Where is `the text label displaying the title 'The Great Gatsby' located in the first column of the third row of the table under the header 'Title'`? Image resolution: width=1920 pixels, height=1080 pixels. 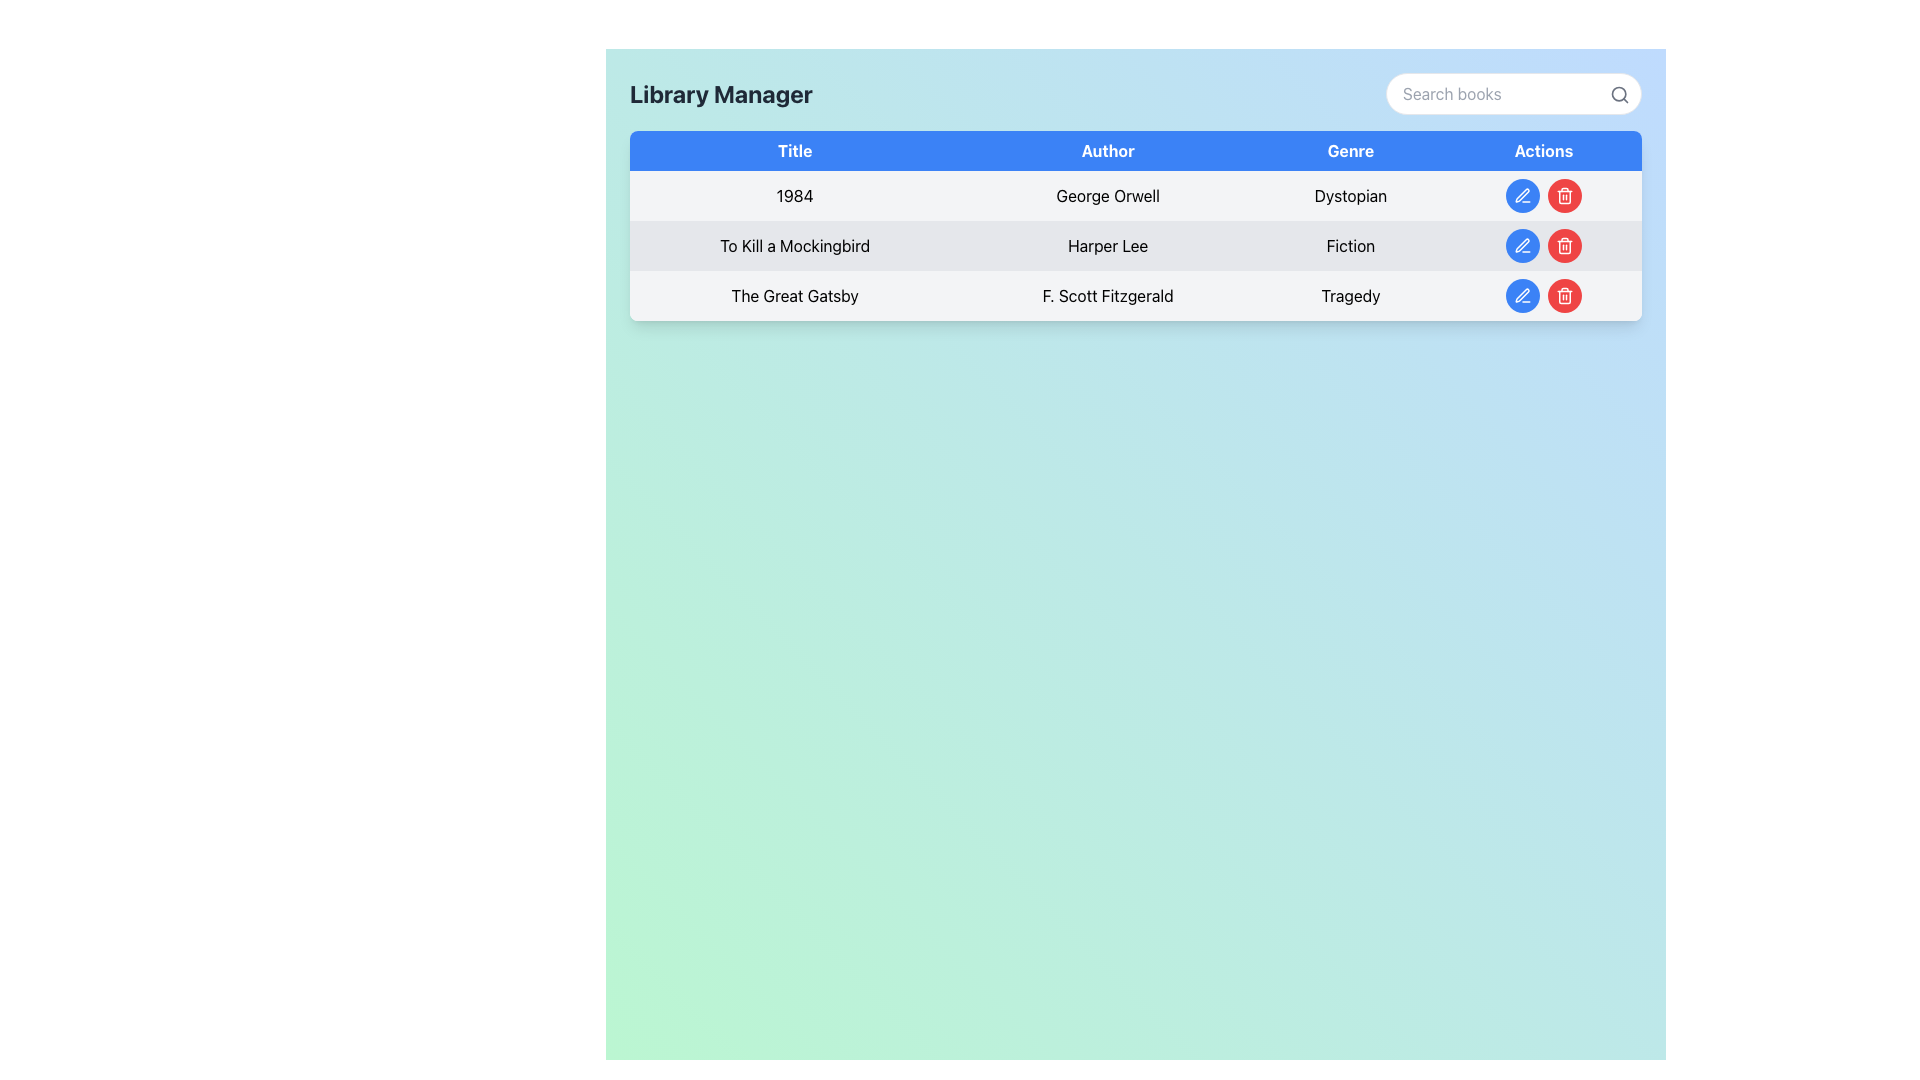 the text label displaying the title 'The Great Gatsby' located in the first column of the third row of the table under the header 'Title' is located at coordinates (794, 296).